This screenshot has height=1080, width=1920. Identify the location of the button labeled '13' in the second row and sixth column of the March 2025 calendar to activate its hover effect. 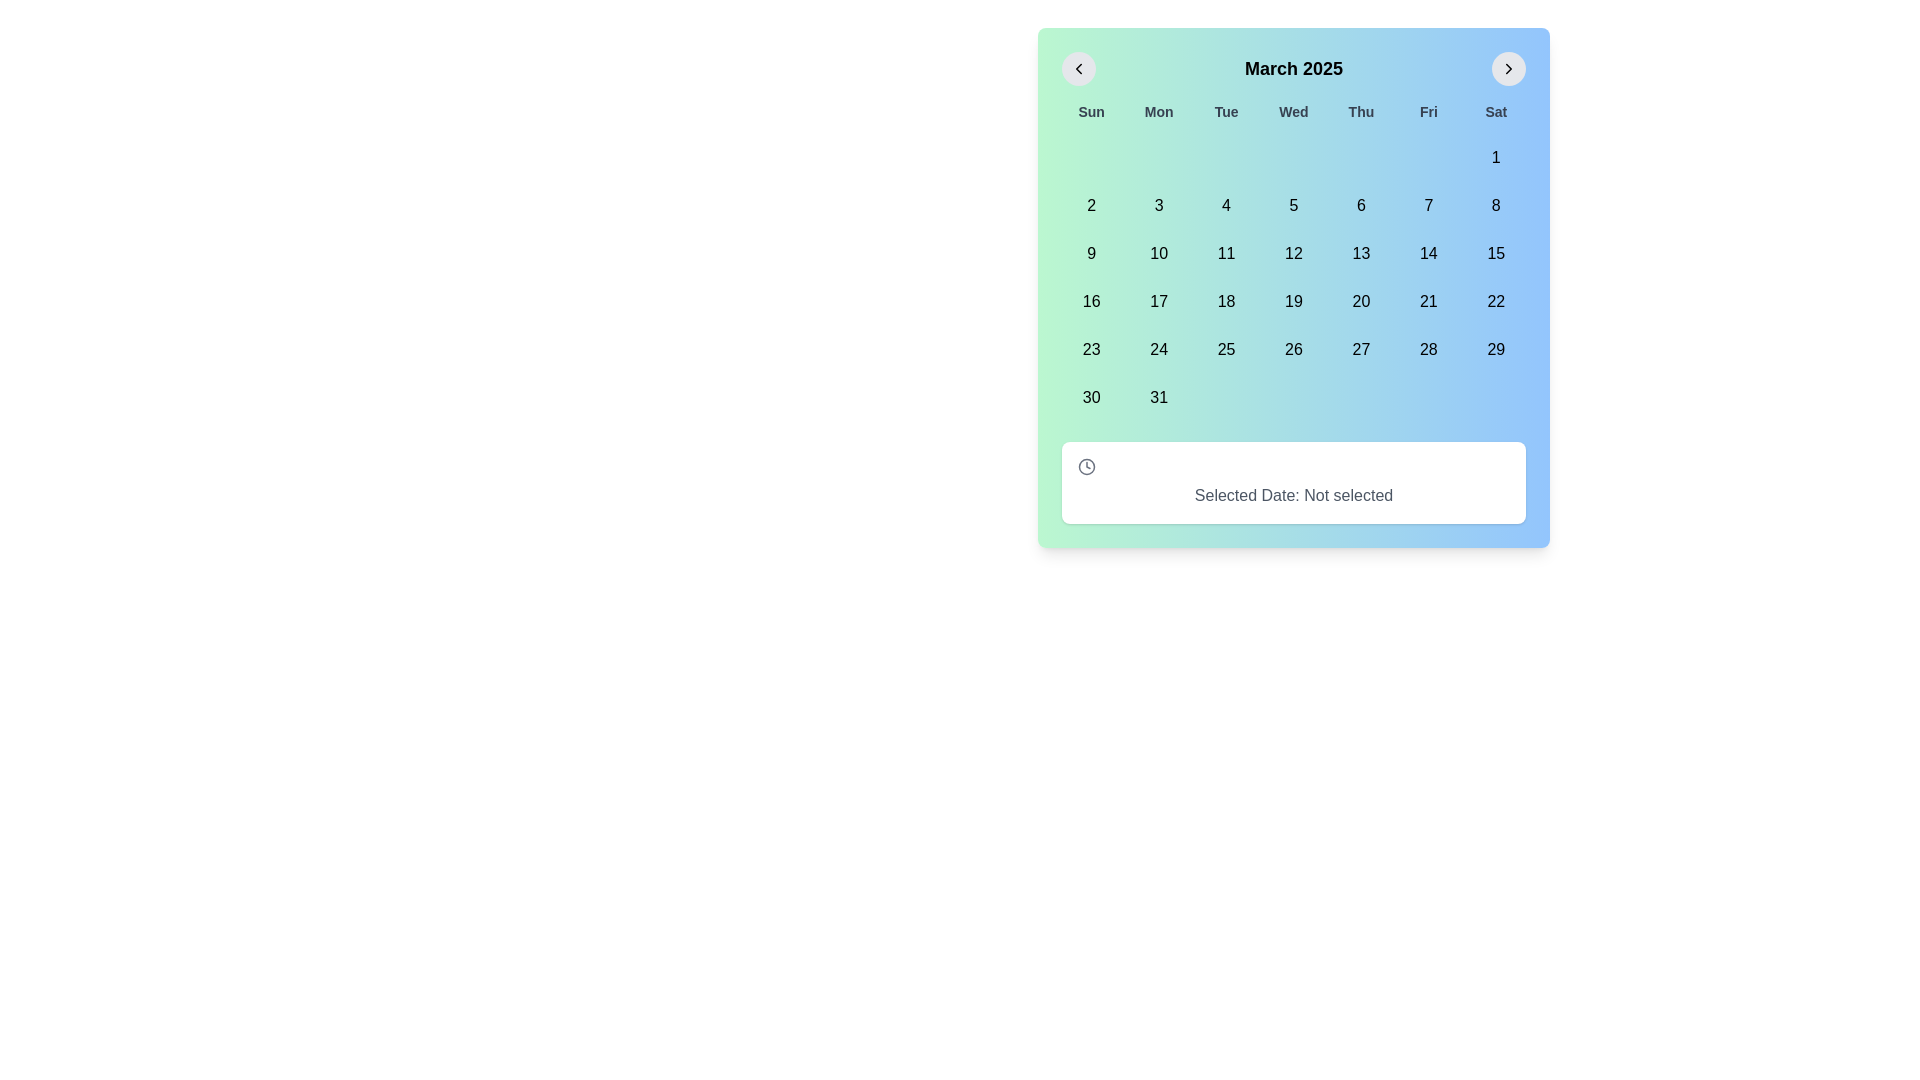
(1360, 253).